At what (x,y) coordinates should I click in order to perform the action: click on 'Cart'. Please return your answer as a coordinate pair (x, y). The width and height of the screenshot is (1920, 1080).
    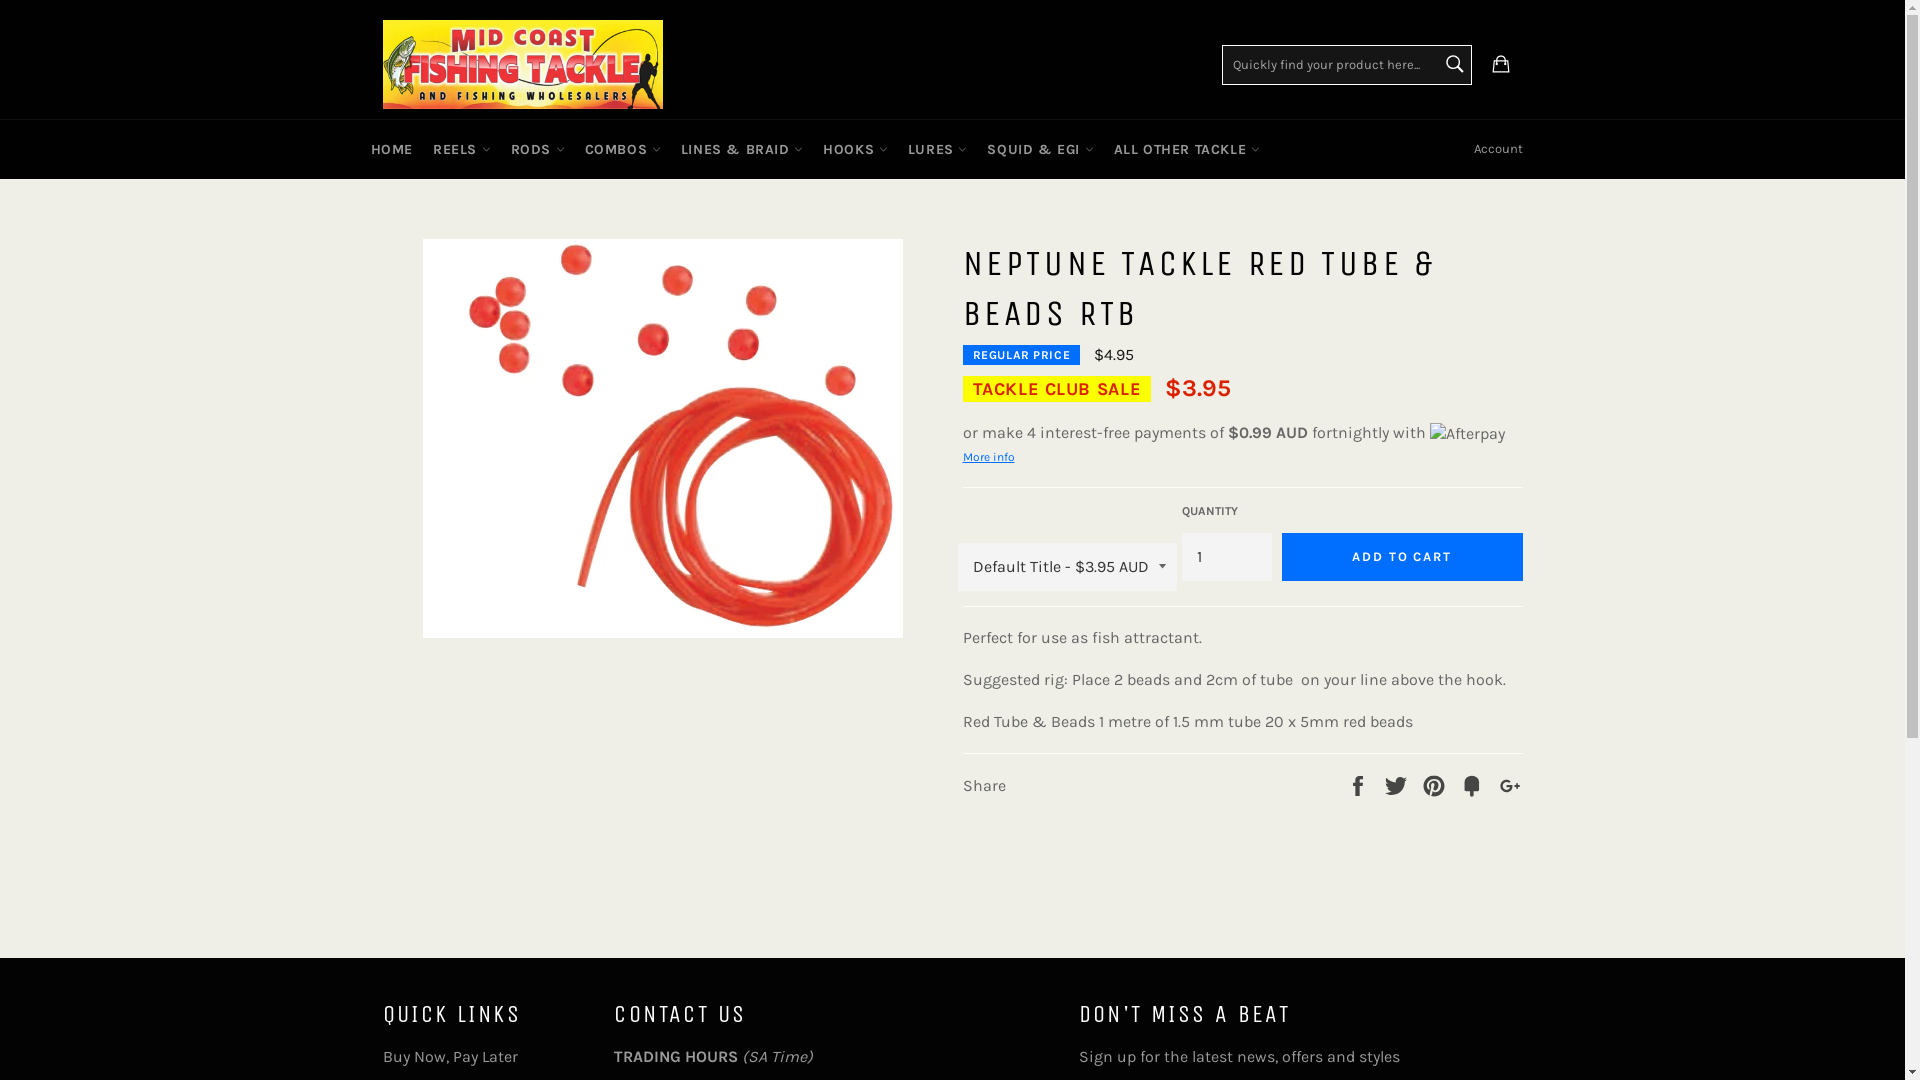
    Looking at the image, I should click on (1501, 63).